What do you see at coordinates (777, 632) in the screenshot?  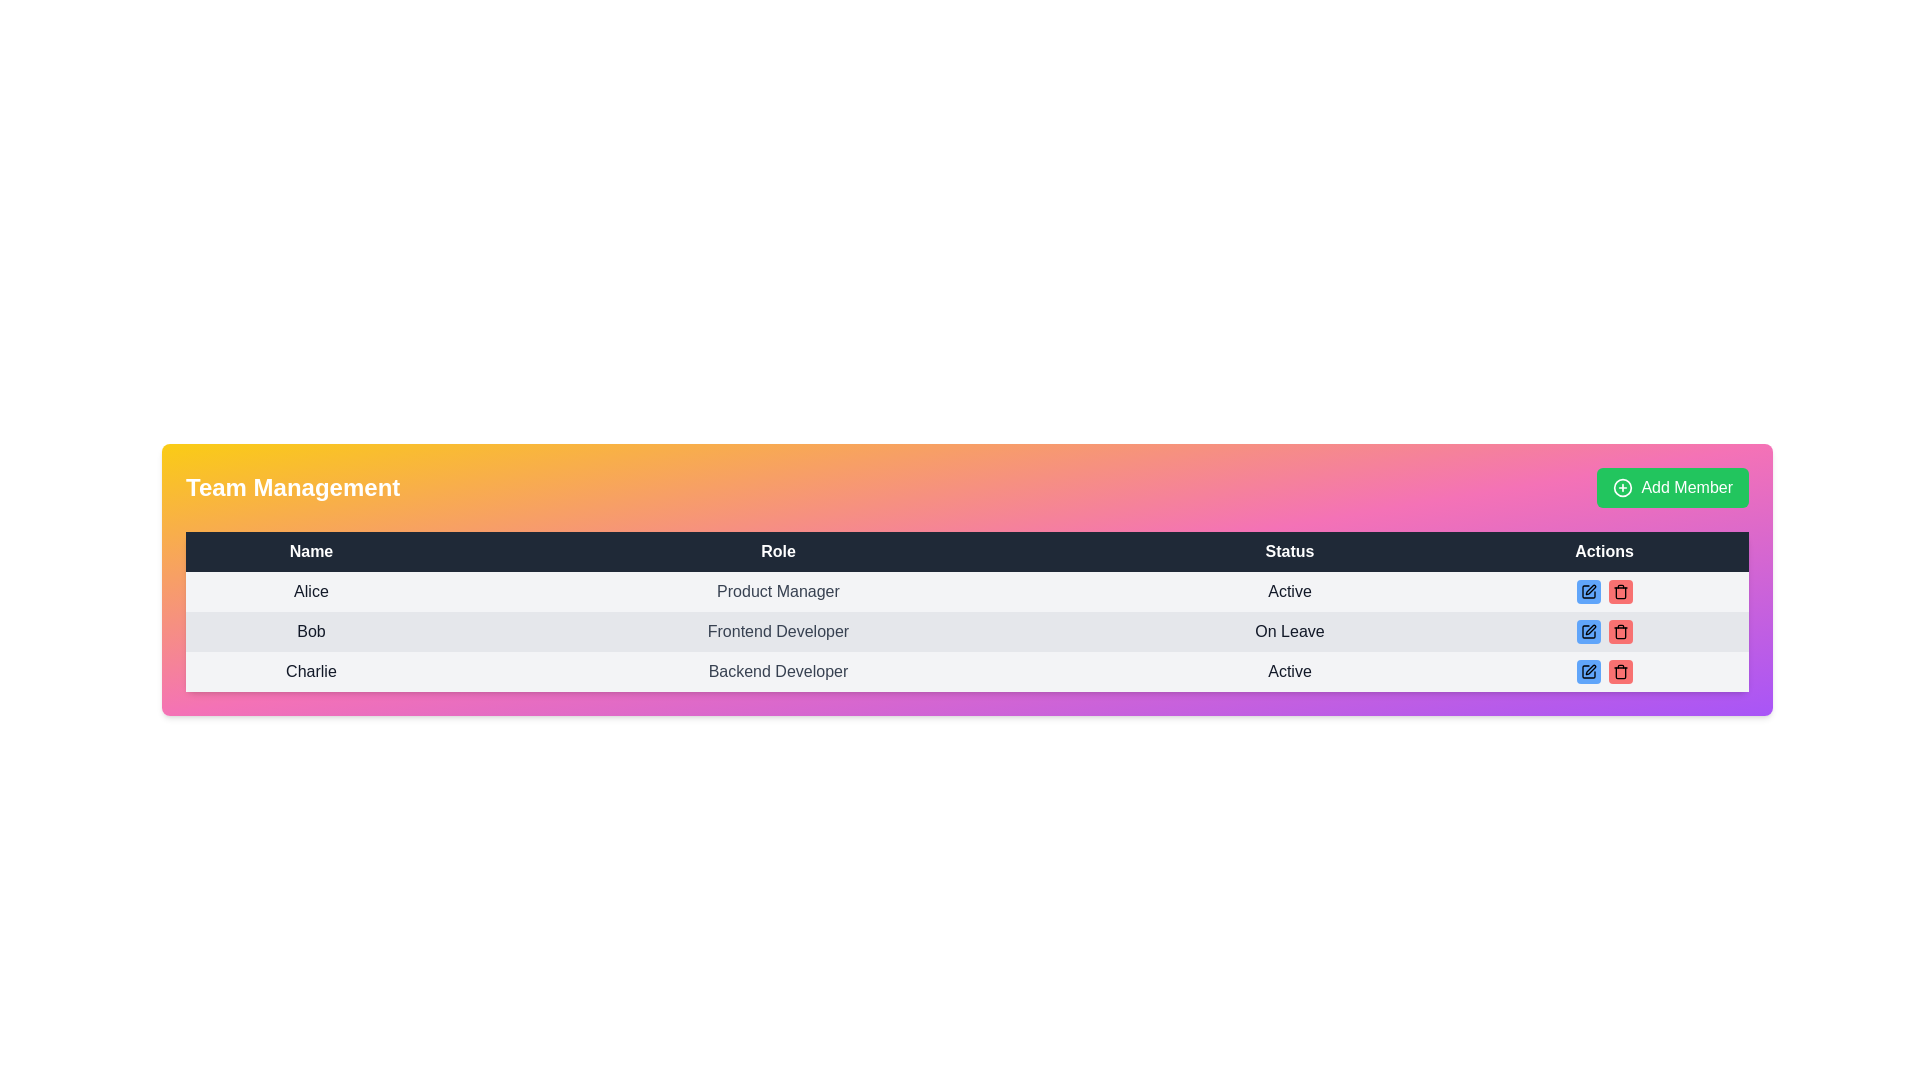 I see `the Static Text Label that indicates the role of 'Frontend Developer' associated with 'Bob', located in the second row of the table under the 'Role' column` at bounding box center [777, 632].